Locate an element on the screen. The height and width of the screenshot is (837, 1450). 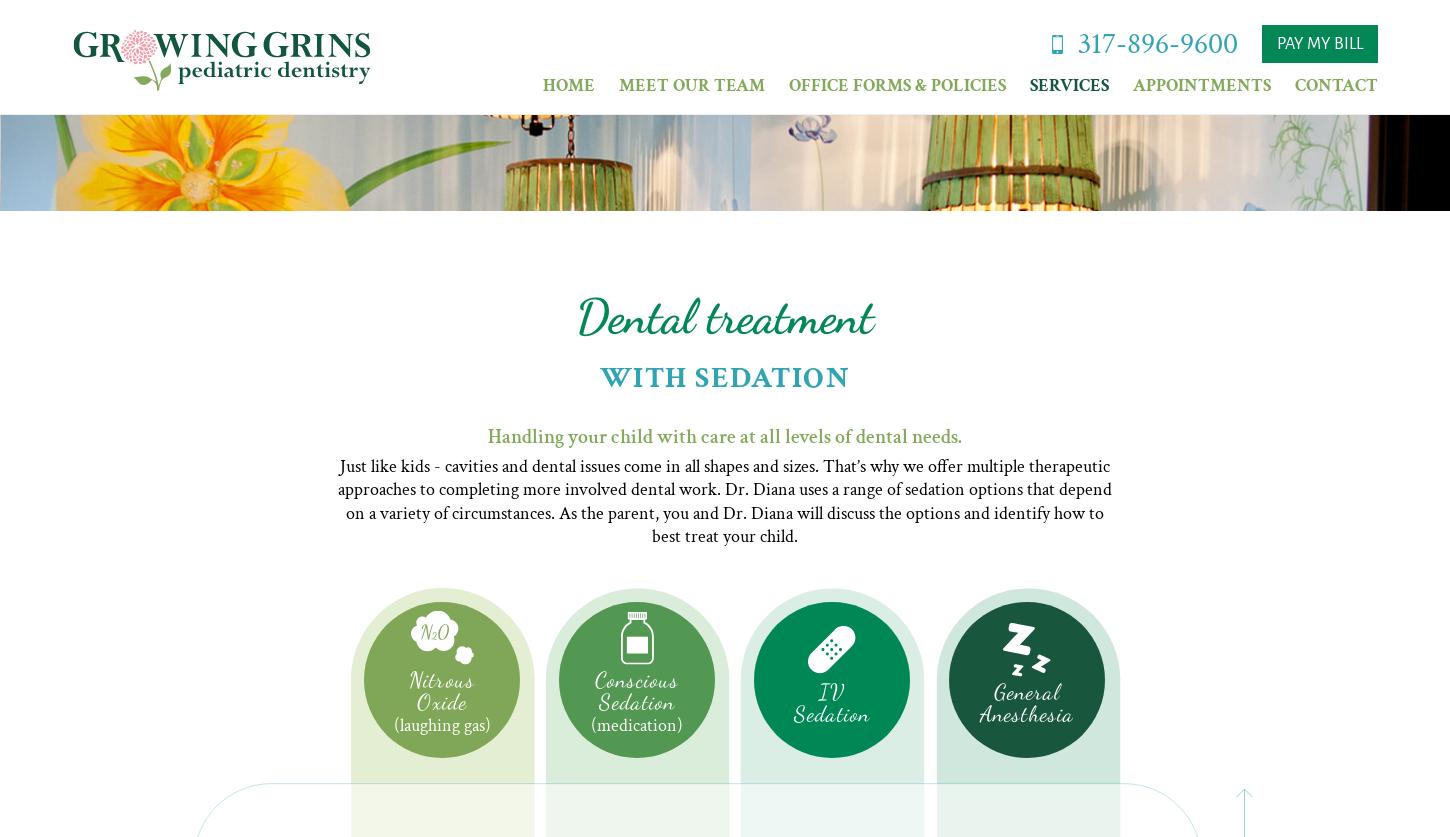
'Dental treatment' is located at coordinates (575, 316).